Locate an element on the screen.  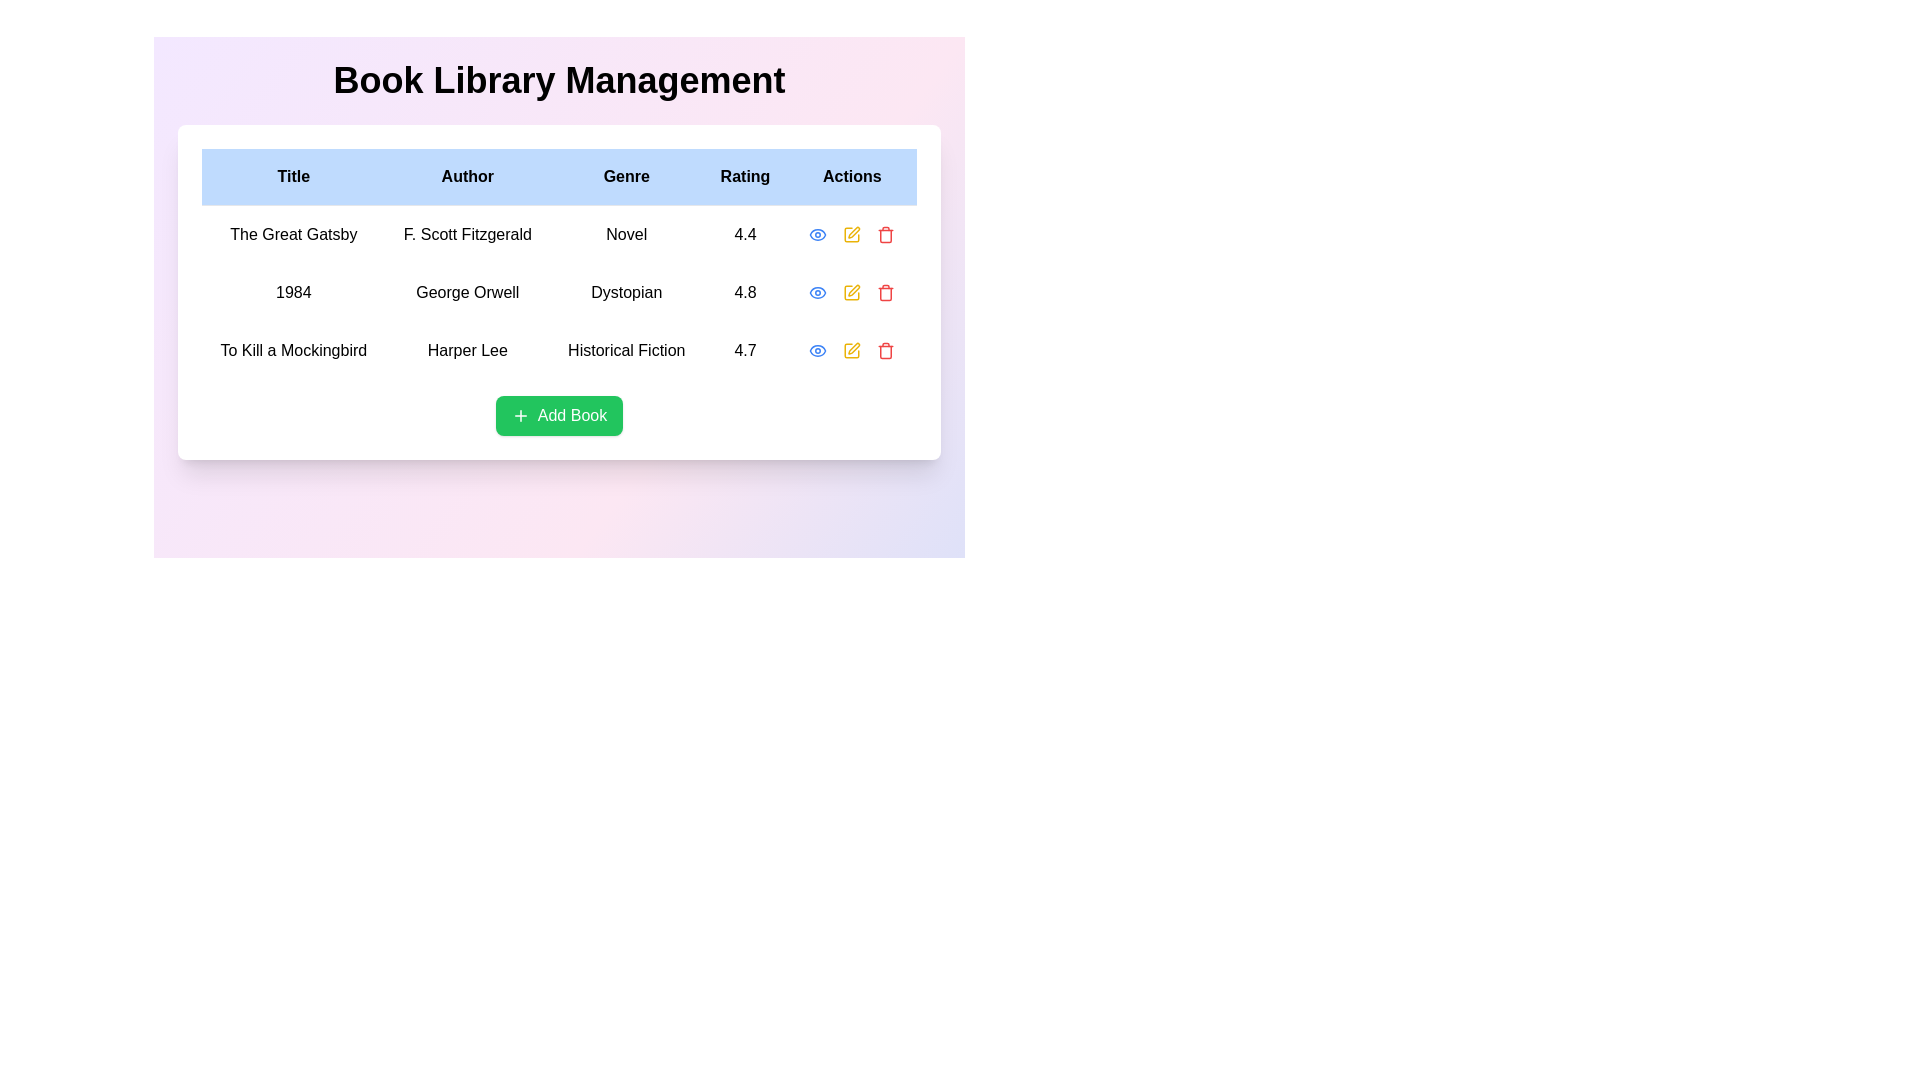
the green rectangular button with rounded corners labeled 'Add Book' located at the bottom center of the card is located at coordinates (559, 415).